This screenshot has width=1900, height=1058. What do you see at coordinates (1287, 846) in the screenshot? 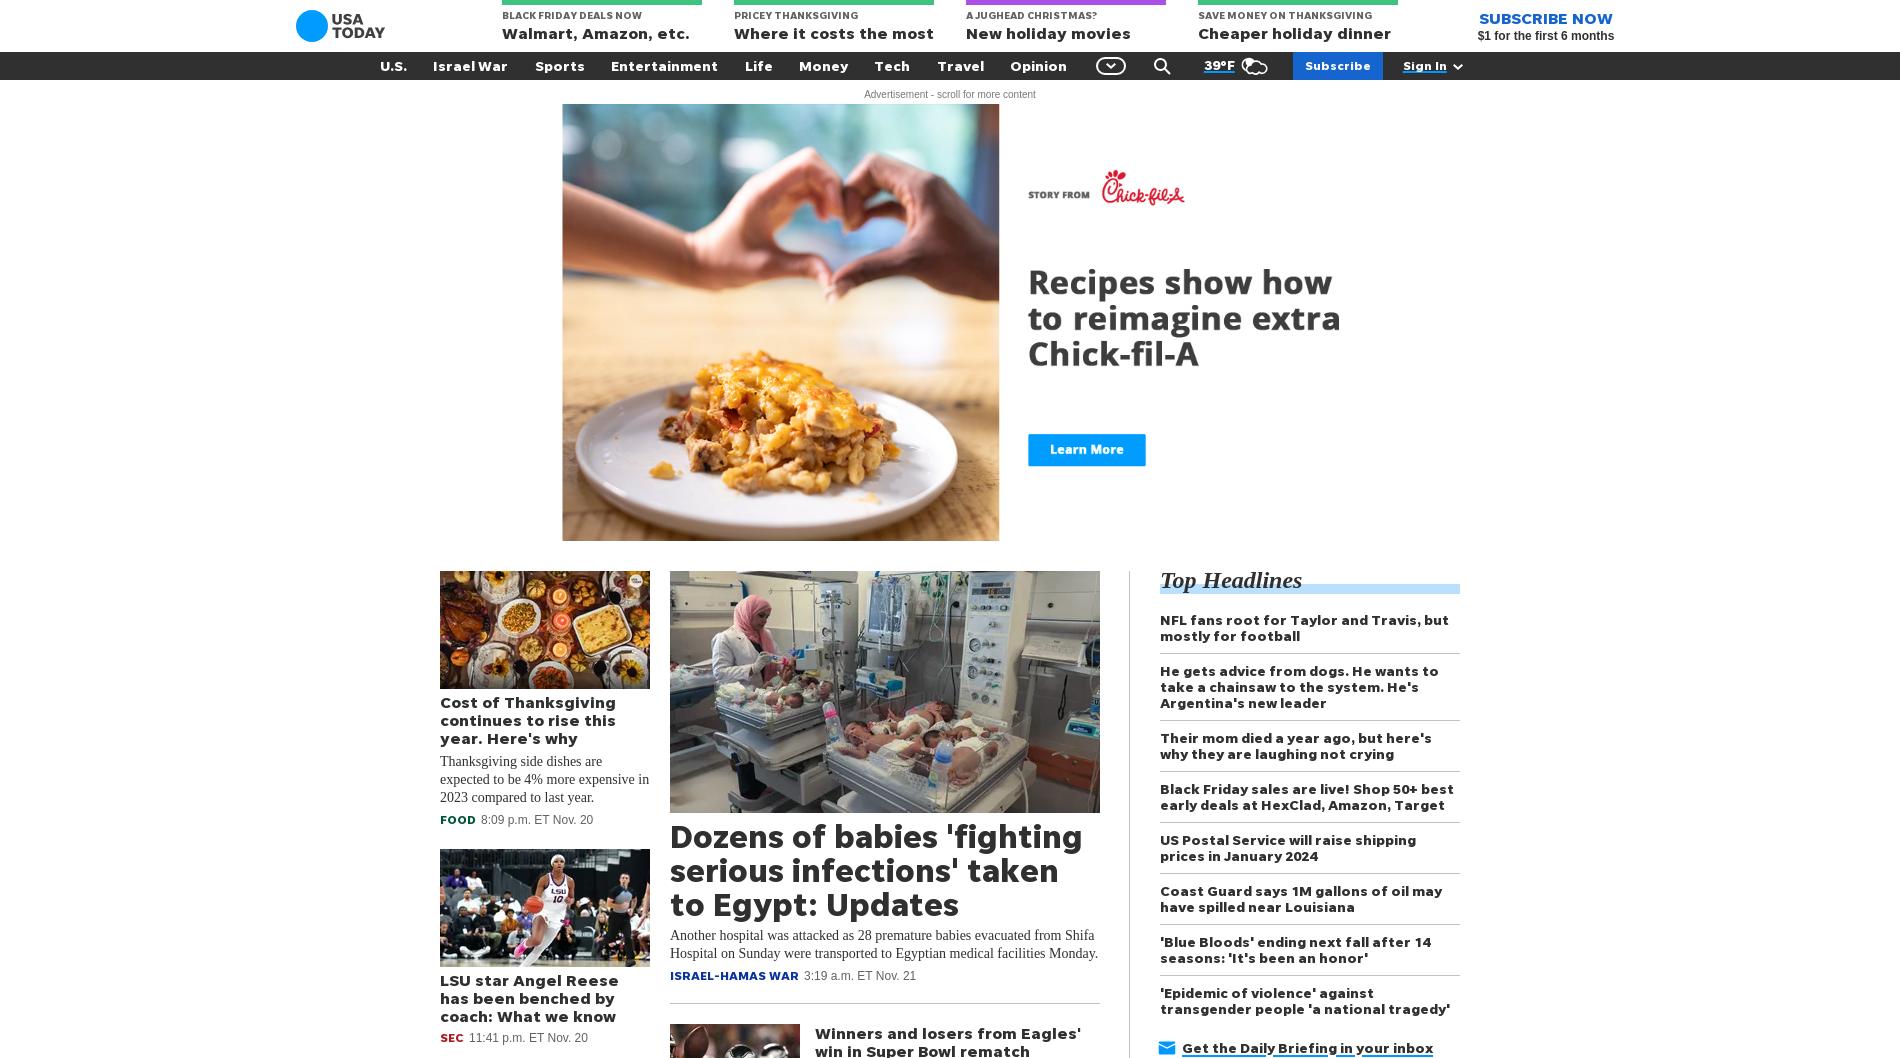
I see `'US Postal Service will raise shipping prices in January 2024'` at bounding box center [1287, 846].